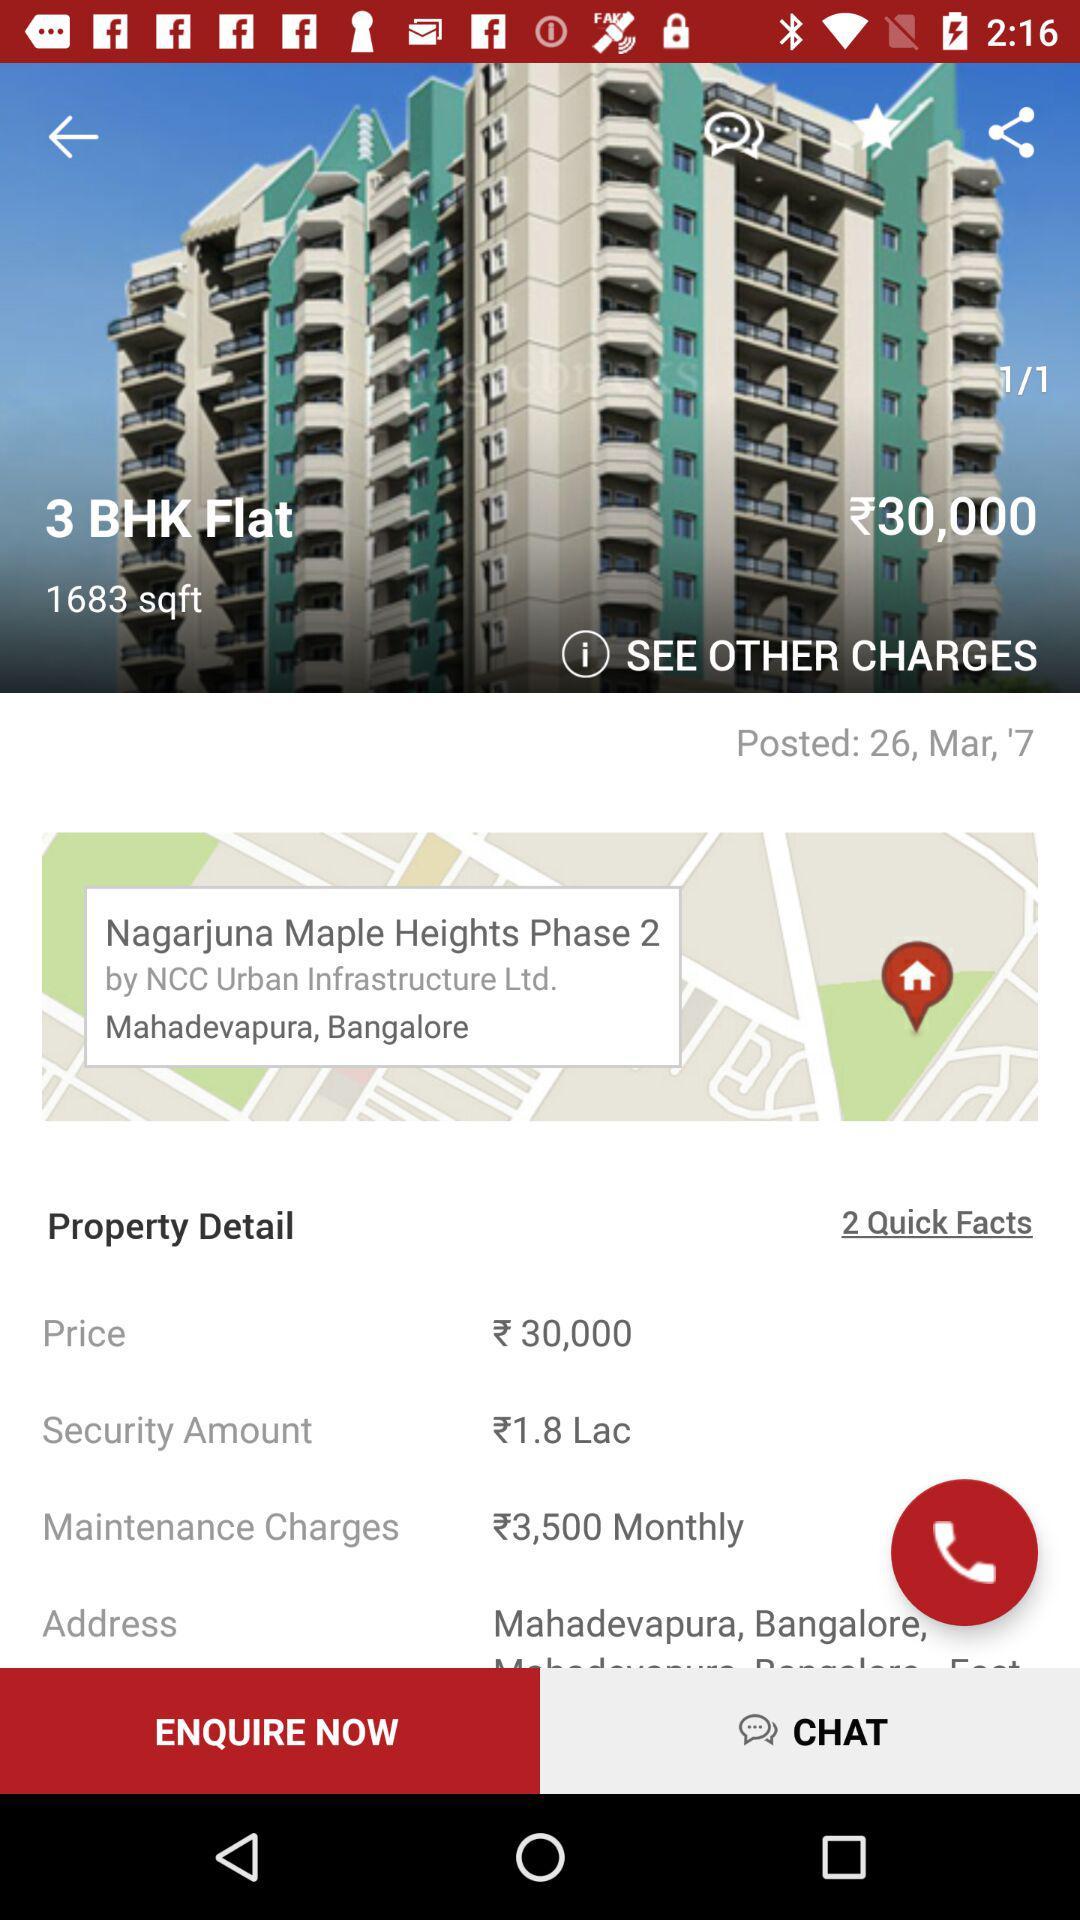 Image resolution: width=1080 pixels, height=1920 pixels. I want to click on the star icon beside the share icon, so click(875, 125).